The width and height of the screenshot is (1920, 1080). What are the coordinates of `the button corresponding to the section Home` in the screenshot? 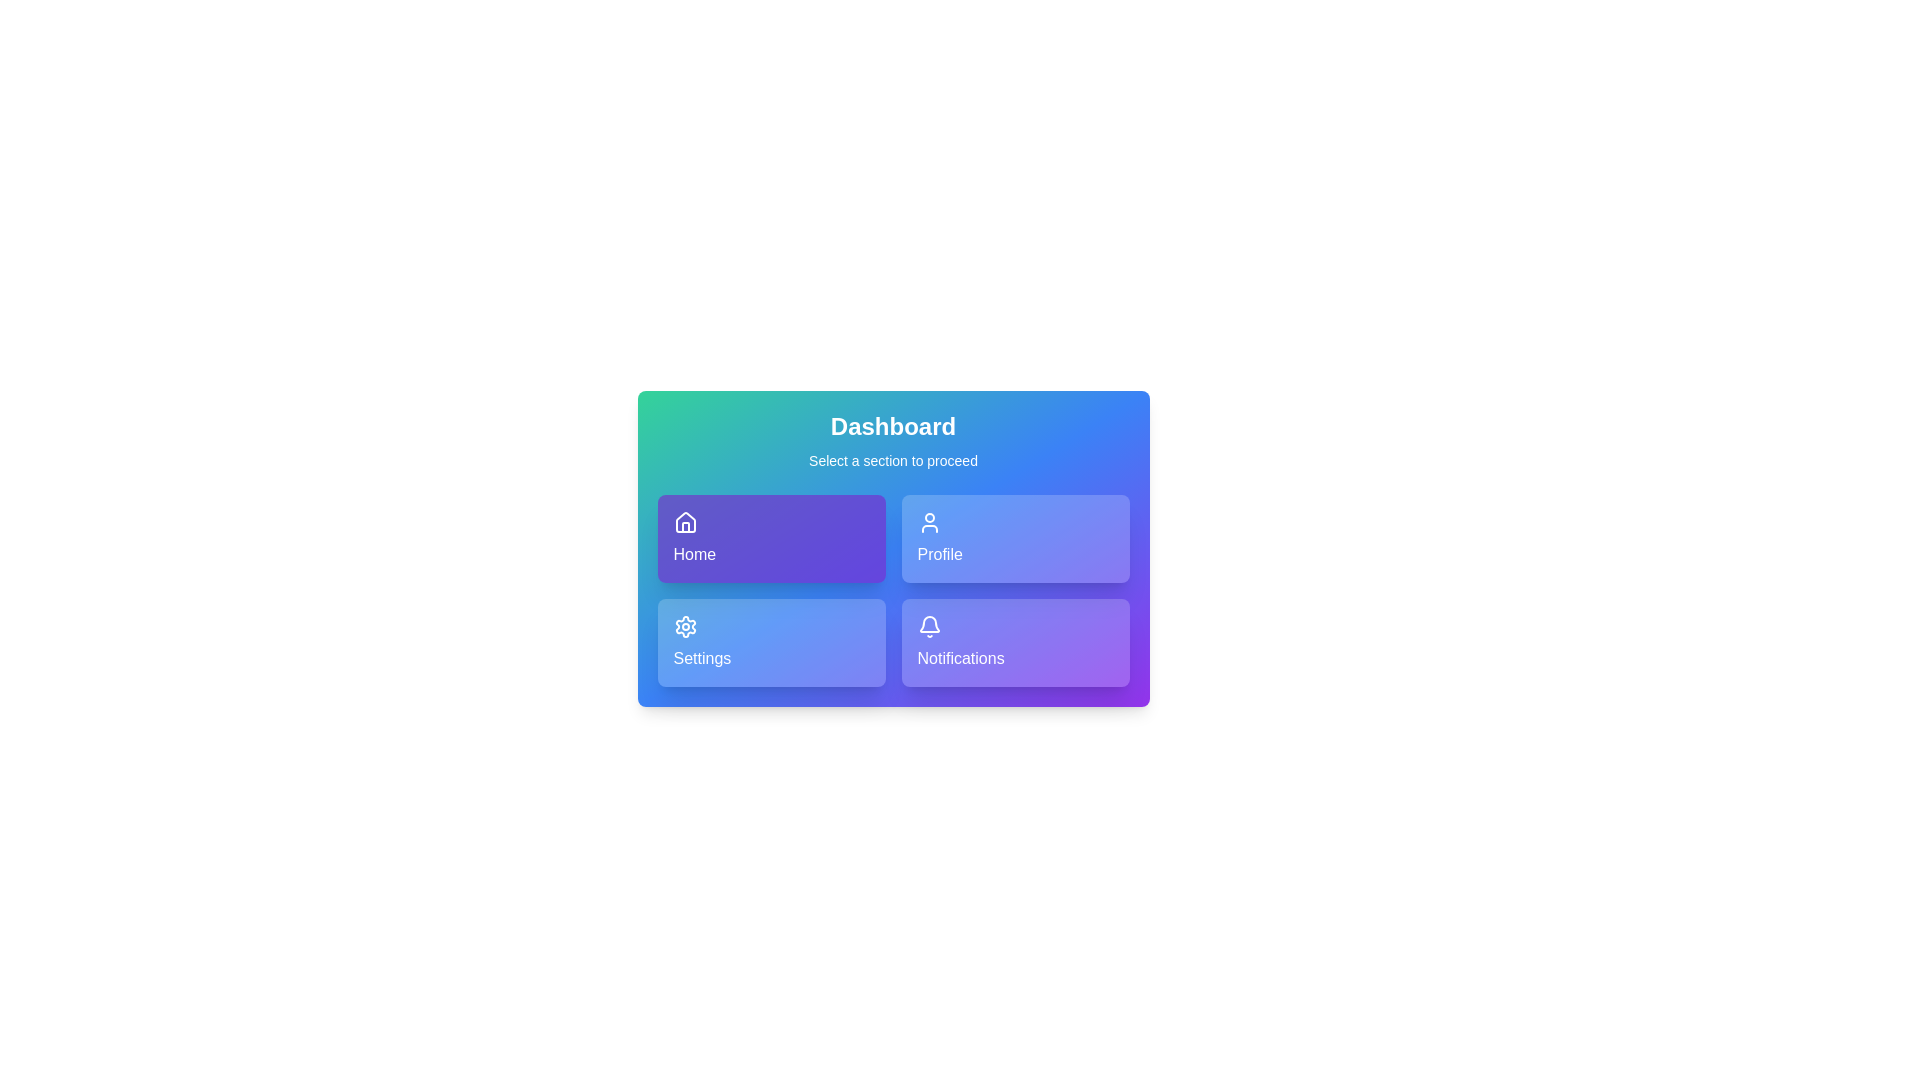 It's located at (770, 538).